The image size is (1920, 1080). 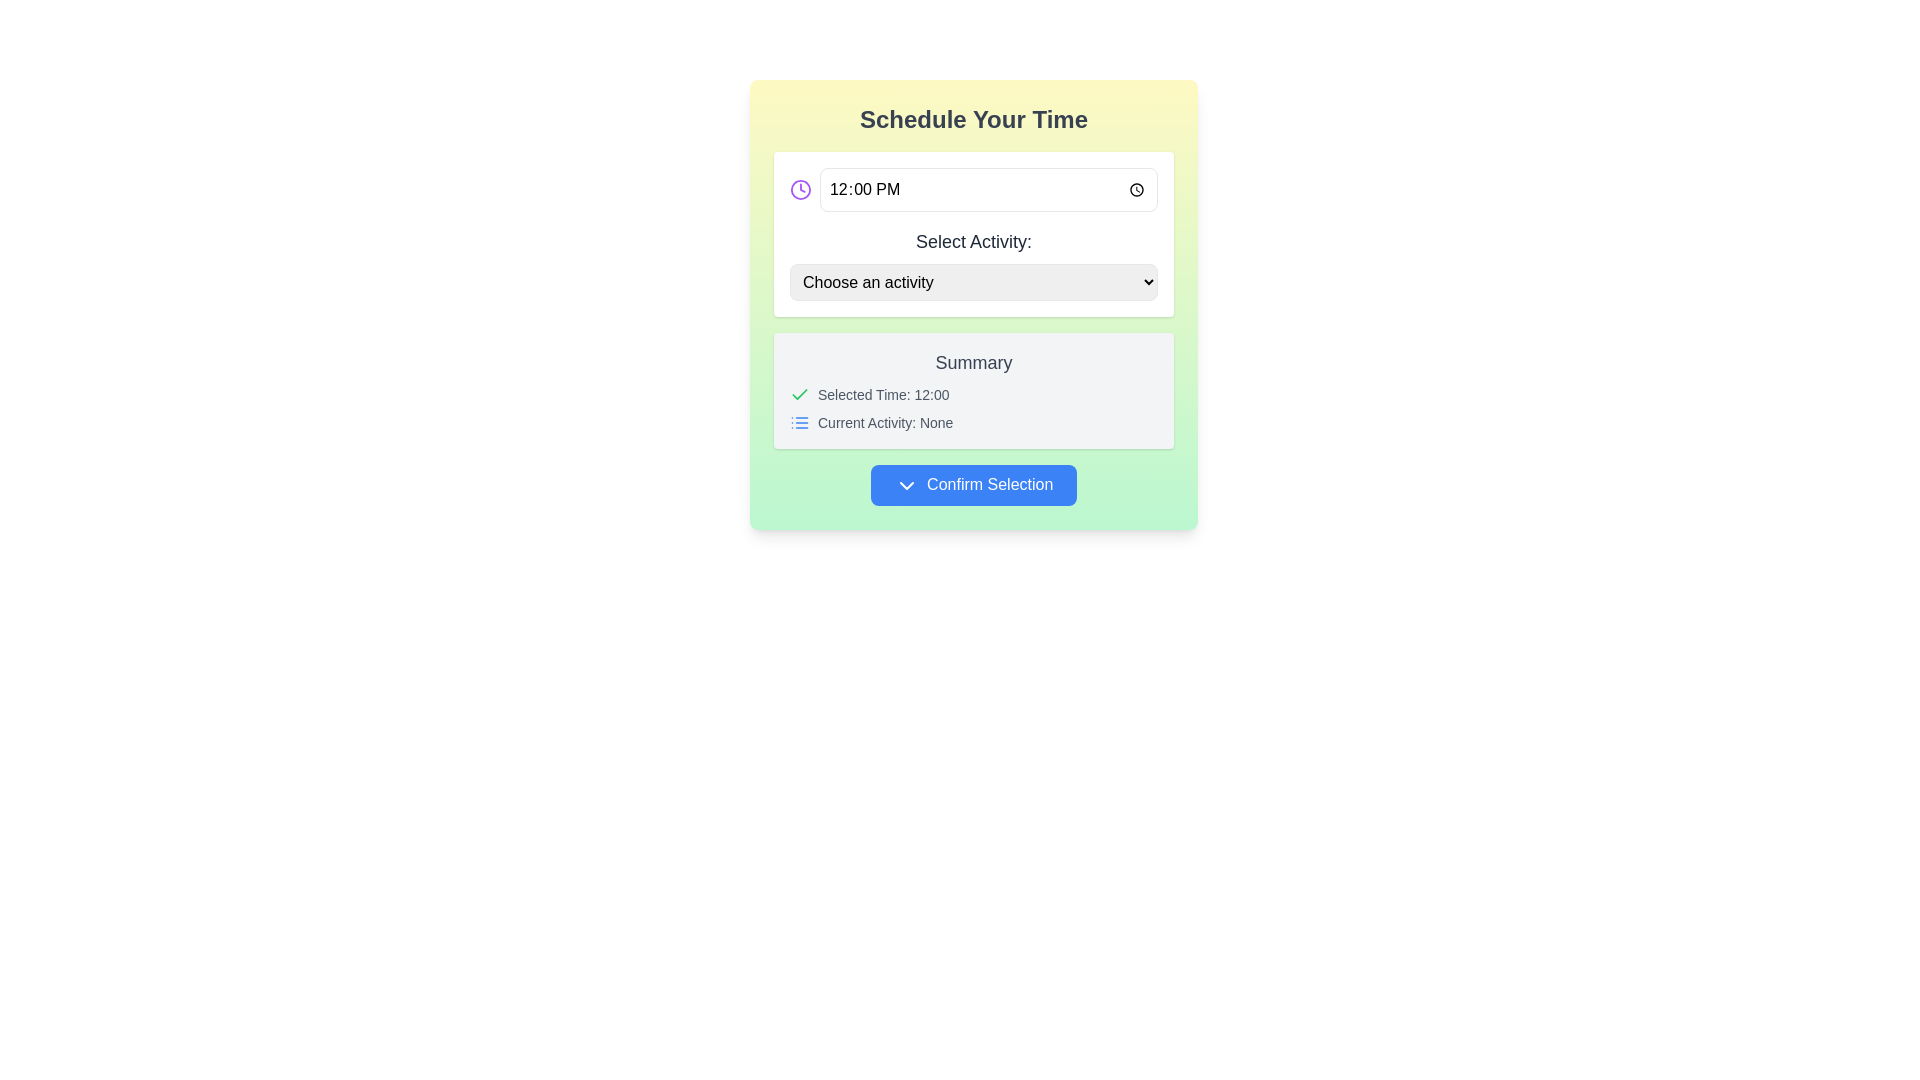 I want to click on the header text label, which serves as the section title for the panel below it, positioned at the top center of the panel, so click(x=974, y=119).